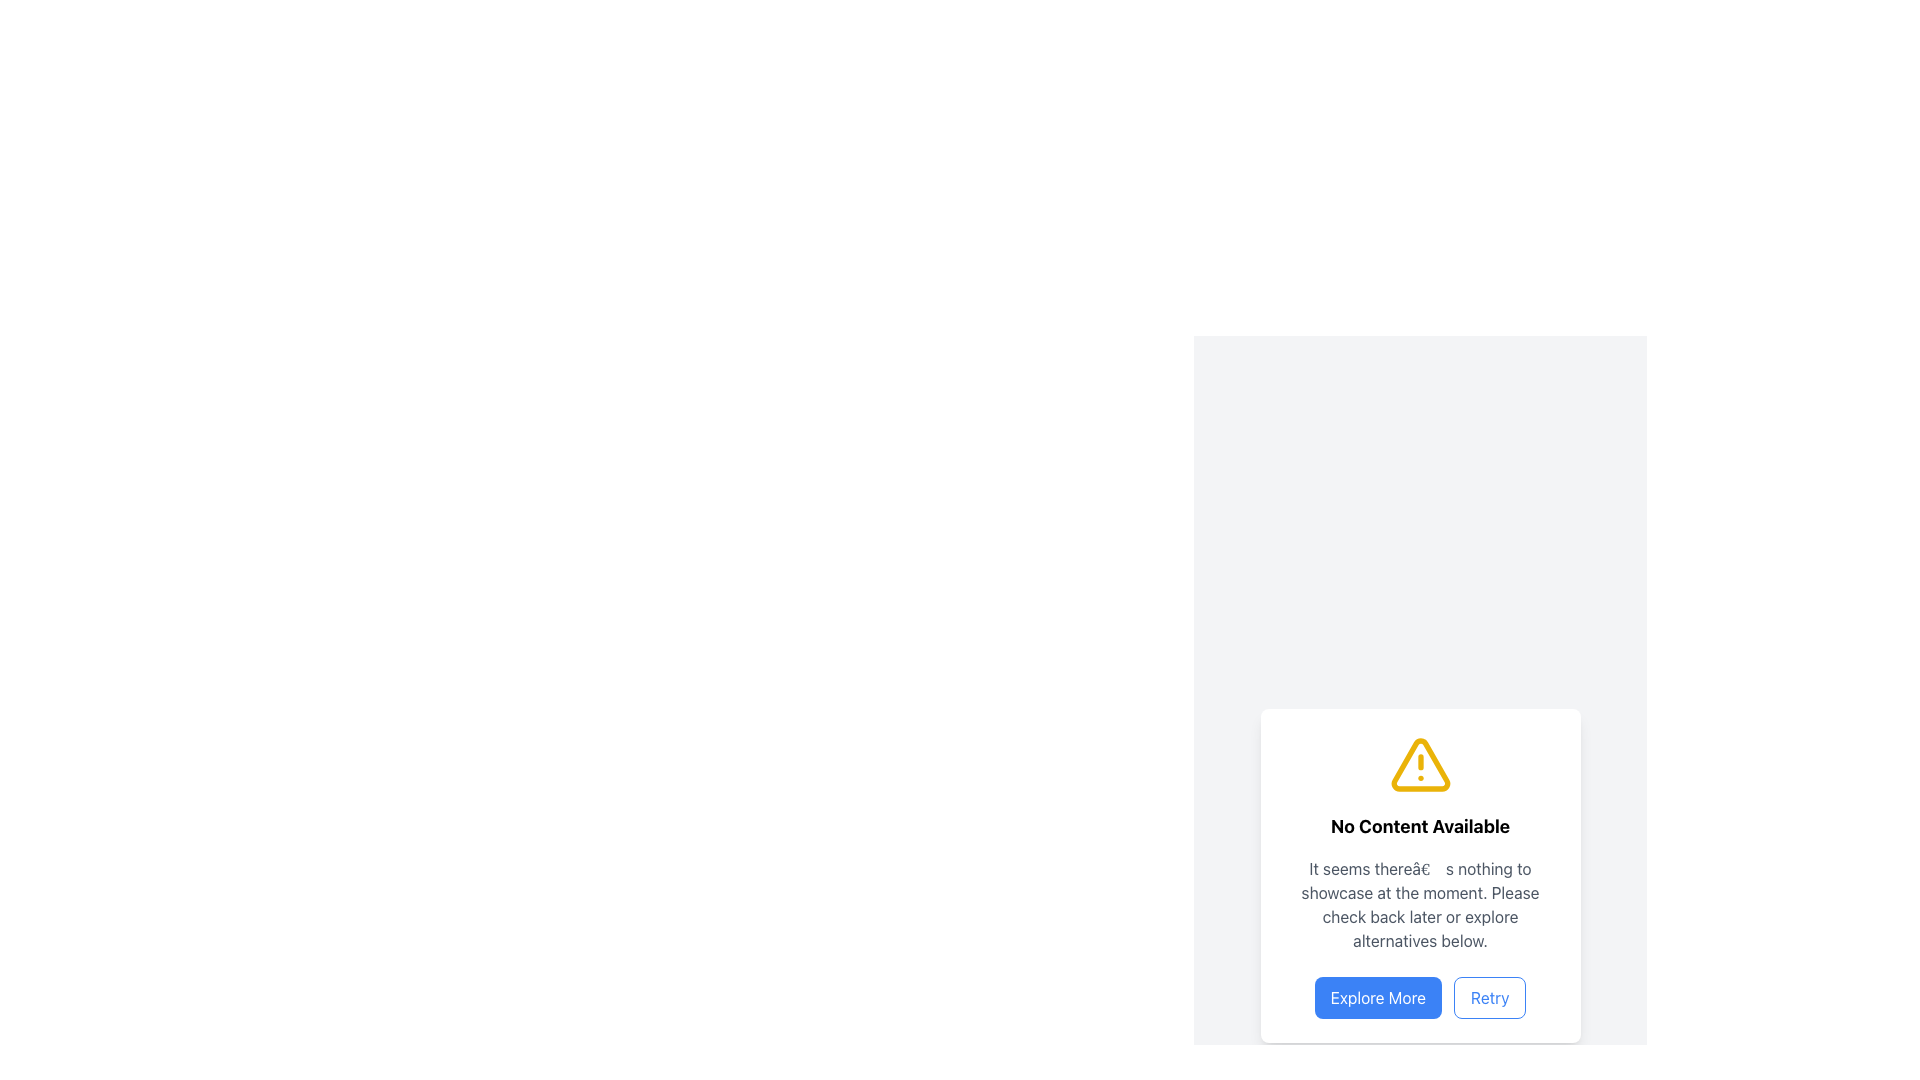  Describe the element at coordinates (1419, 905) in the screenshot. I see `the text block containing a multi-line message in a subdued gray font, positioned centrally within a card-like UI below the title 'No Content Available' and above the buttons 'Explore More' and 'Retry'` at that location.